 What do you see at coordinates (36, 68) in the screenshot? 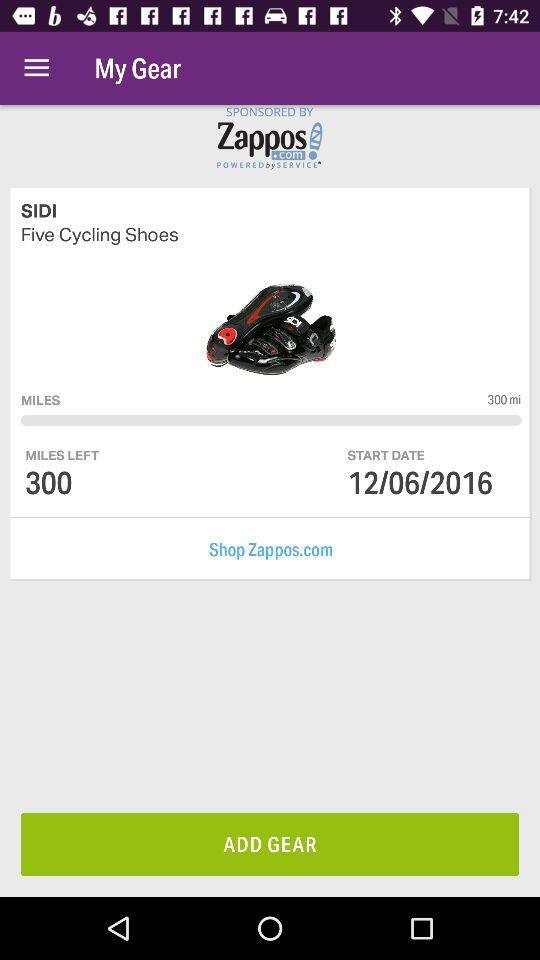
I see `icon to the left of the my gear item` at bounding box center [36, 68].